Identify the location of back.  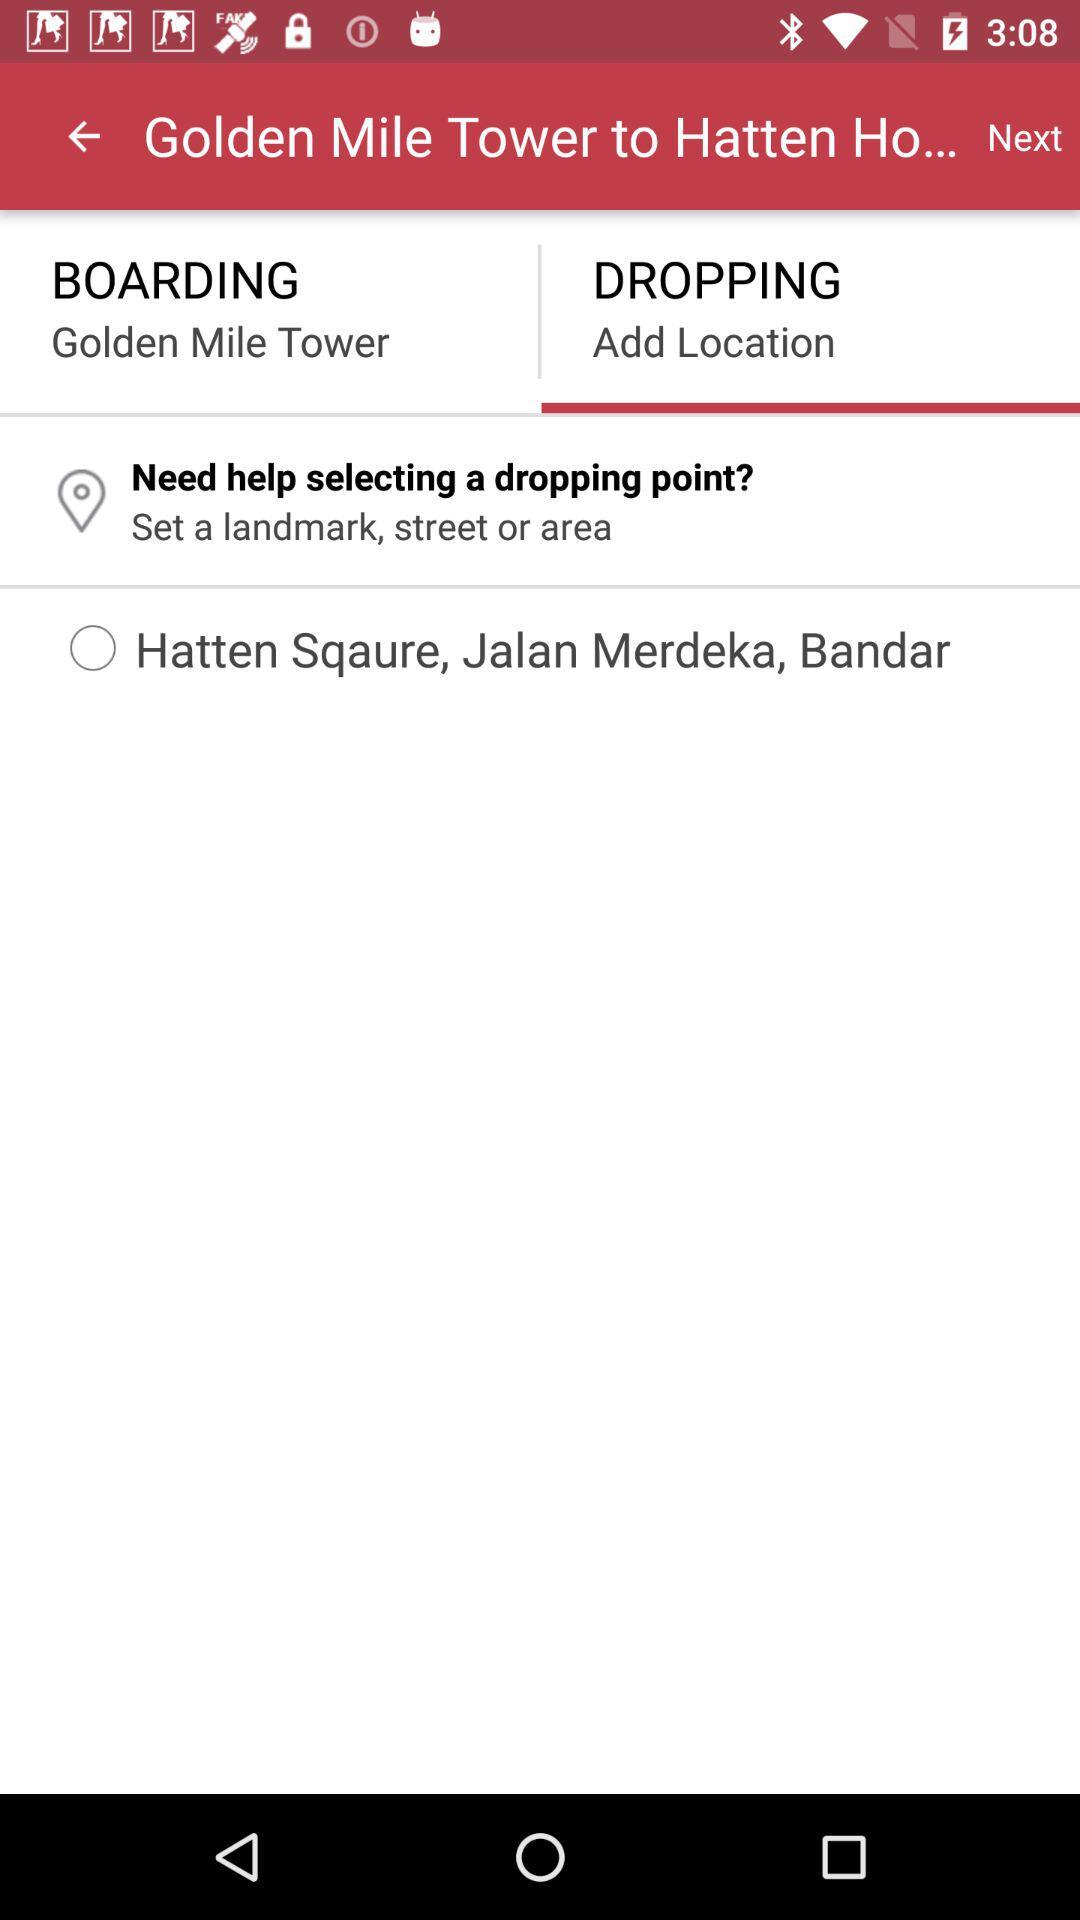
(83, 135).